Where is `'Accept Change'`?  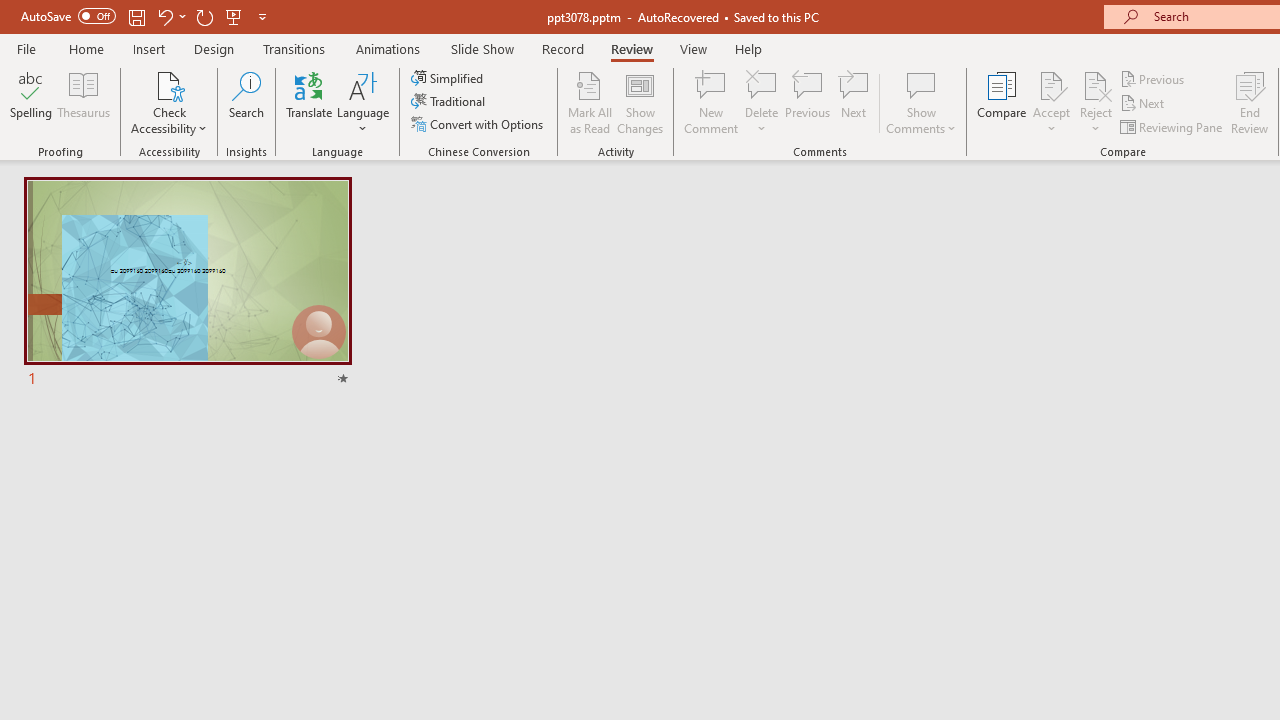
'Accept Change' is located at coordinates (1050, 84).